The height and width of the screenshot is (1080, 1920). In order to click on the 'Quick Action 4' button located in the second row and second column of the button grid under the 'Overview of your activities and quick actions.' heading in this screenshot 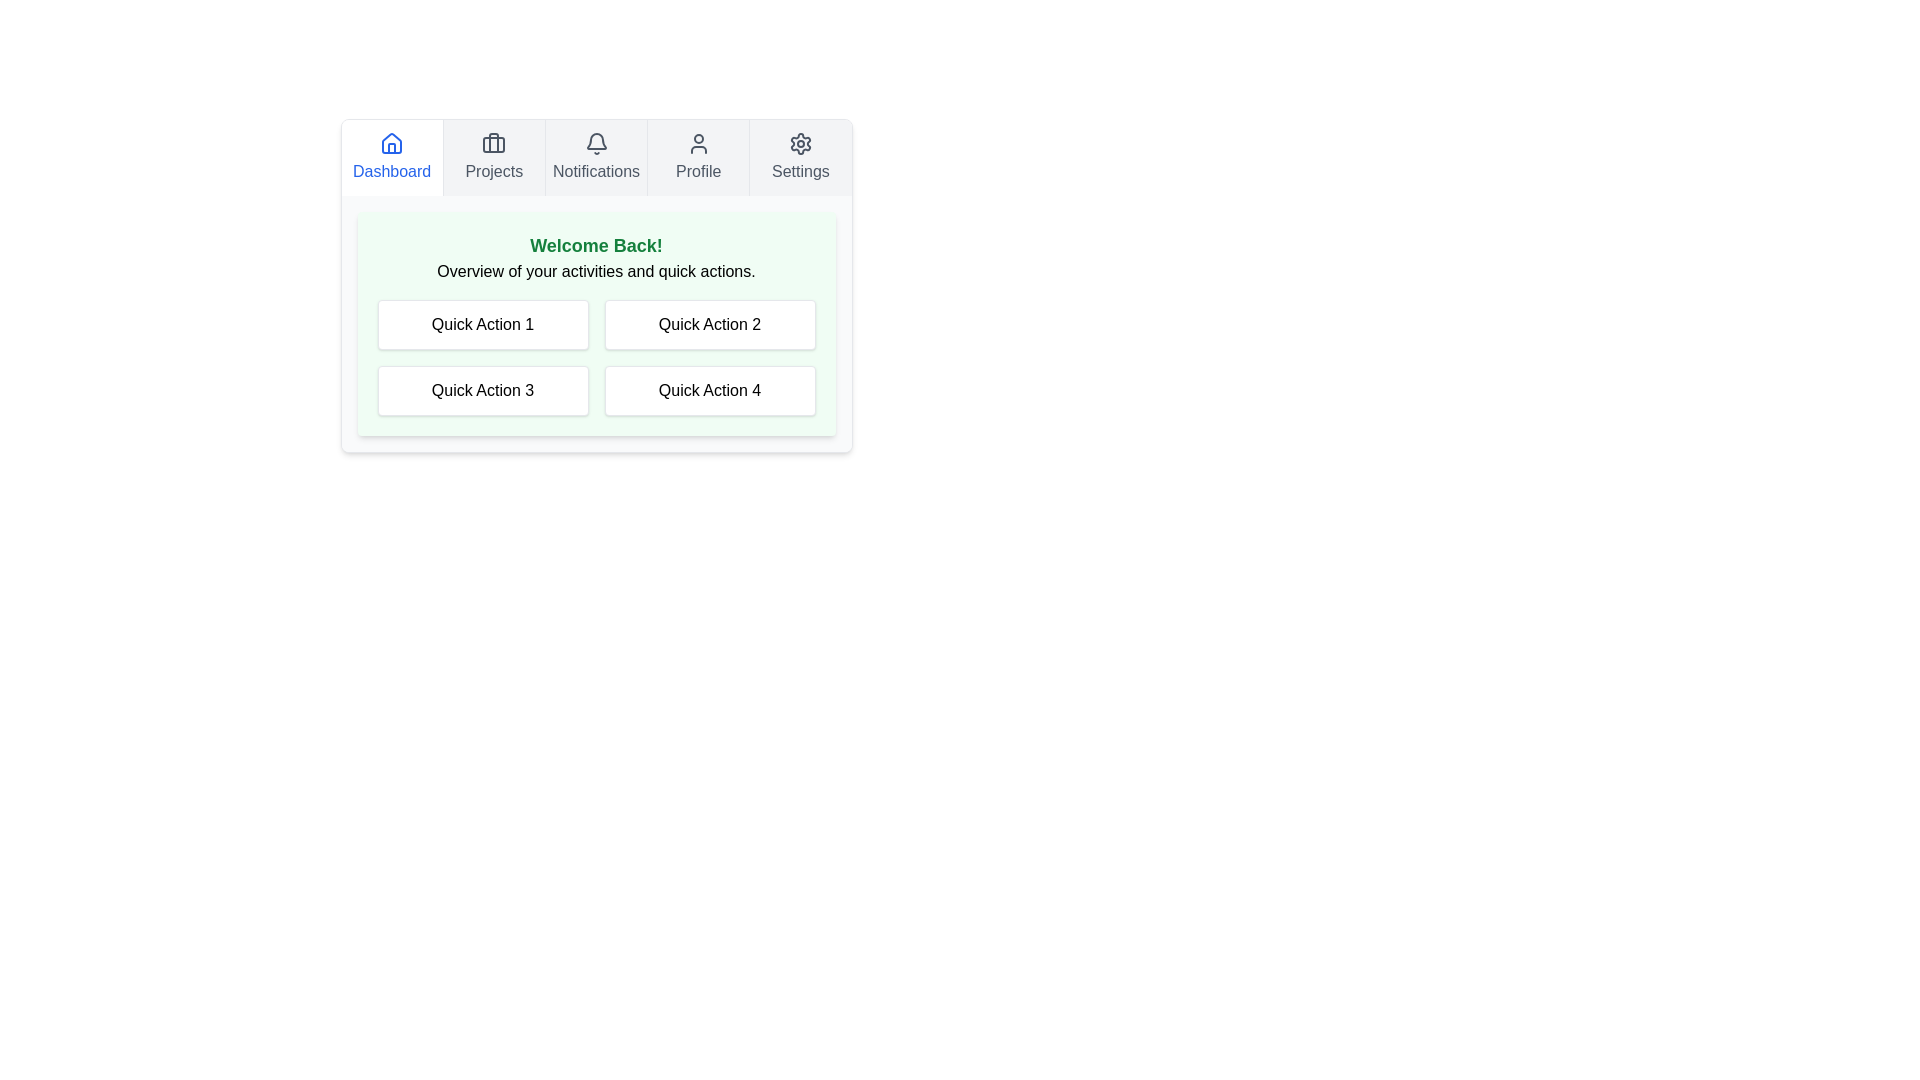, I will do `click(710, 390)`.